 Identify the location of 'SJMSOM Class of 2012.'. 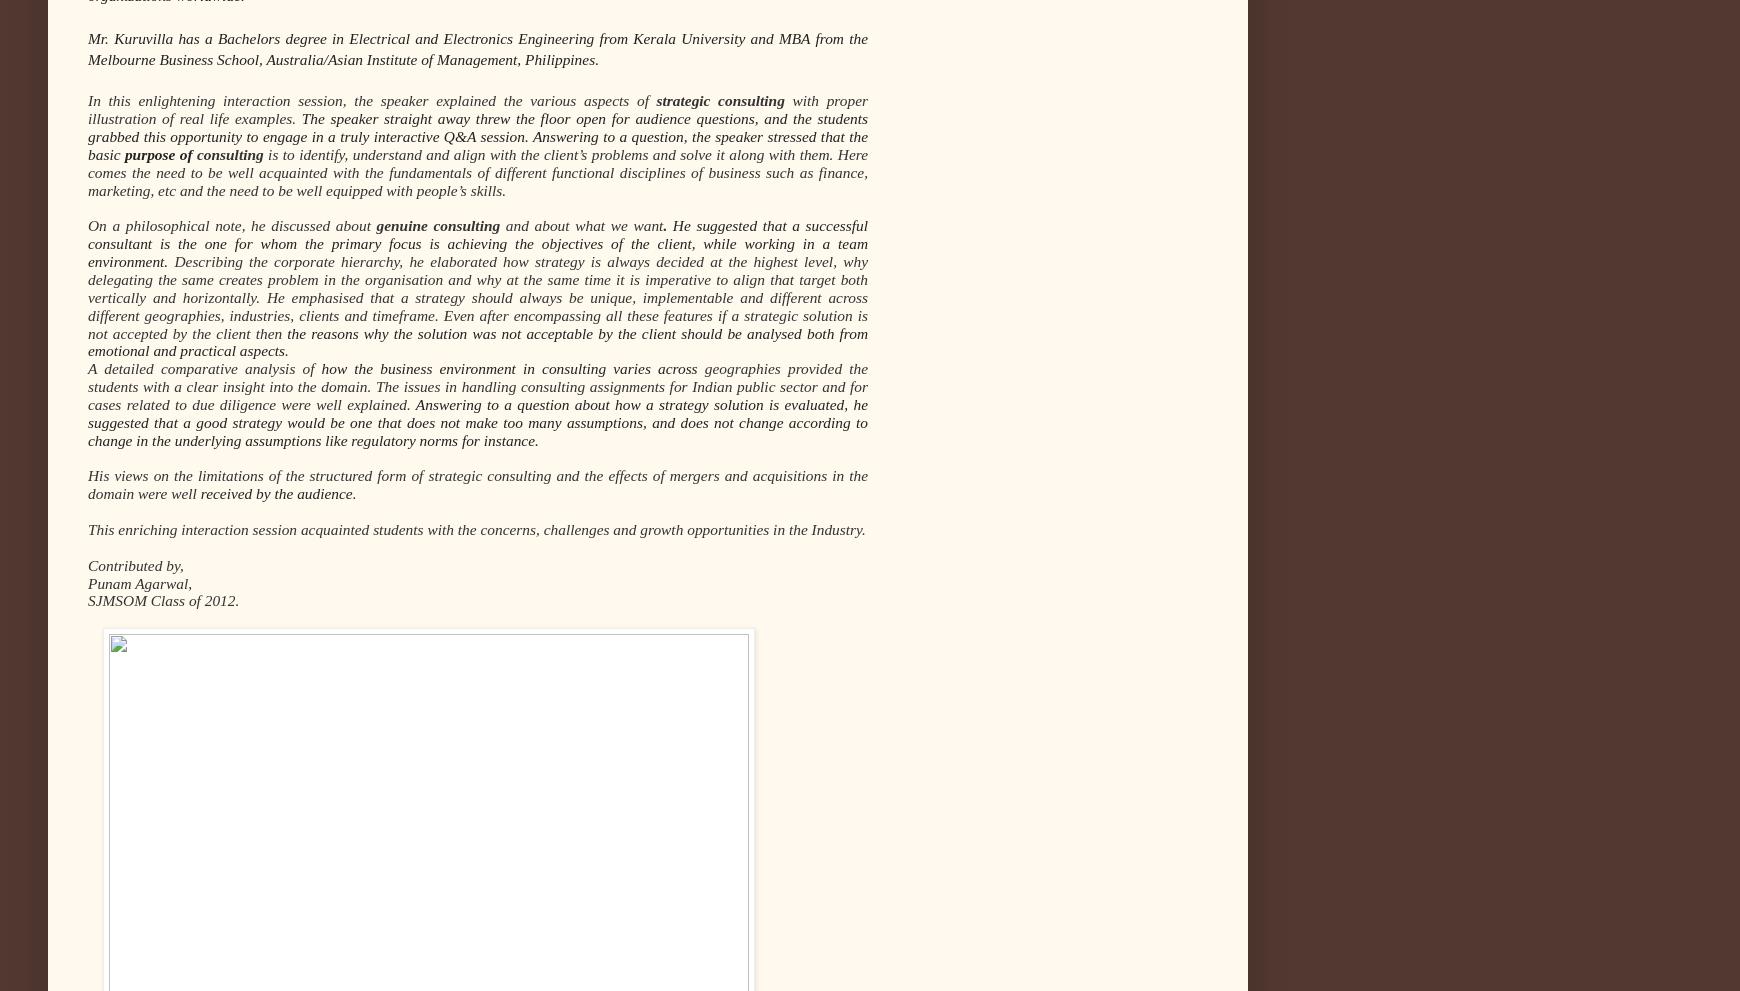
(162, 600).